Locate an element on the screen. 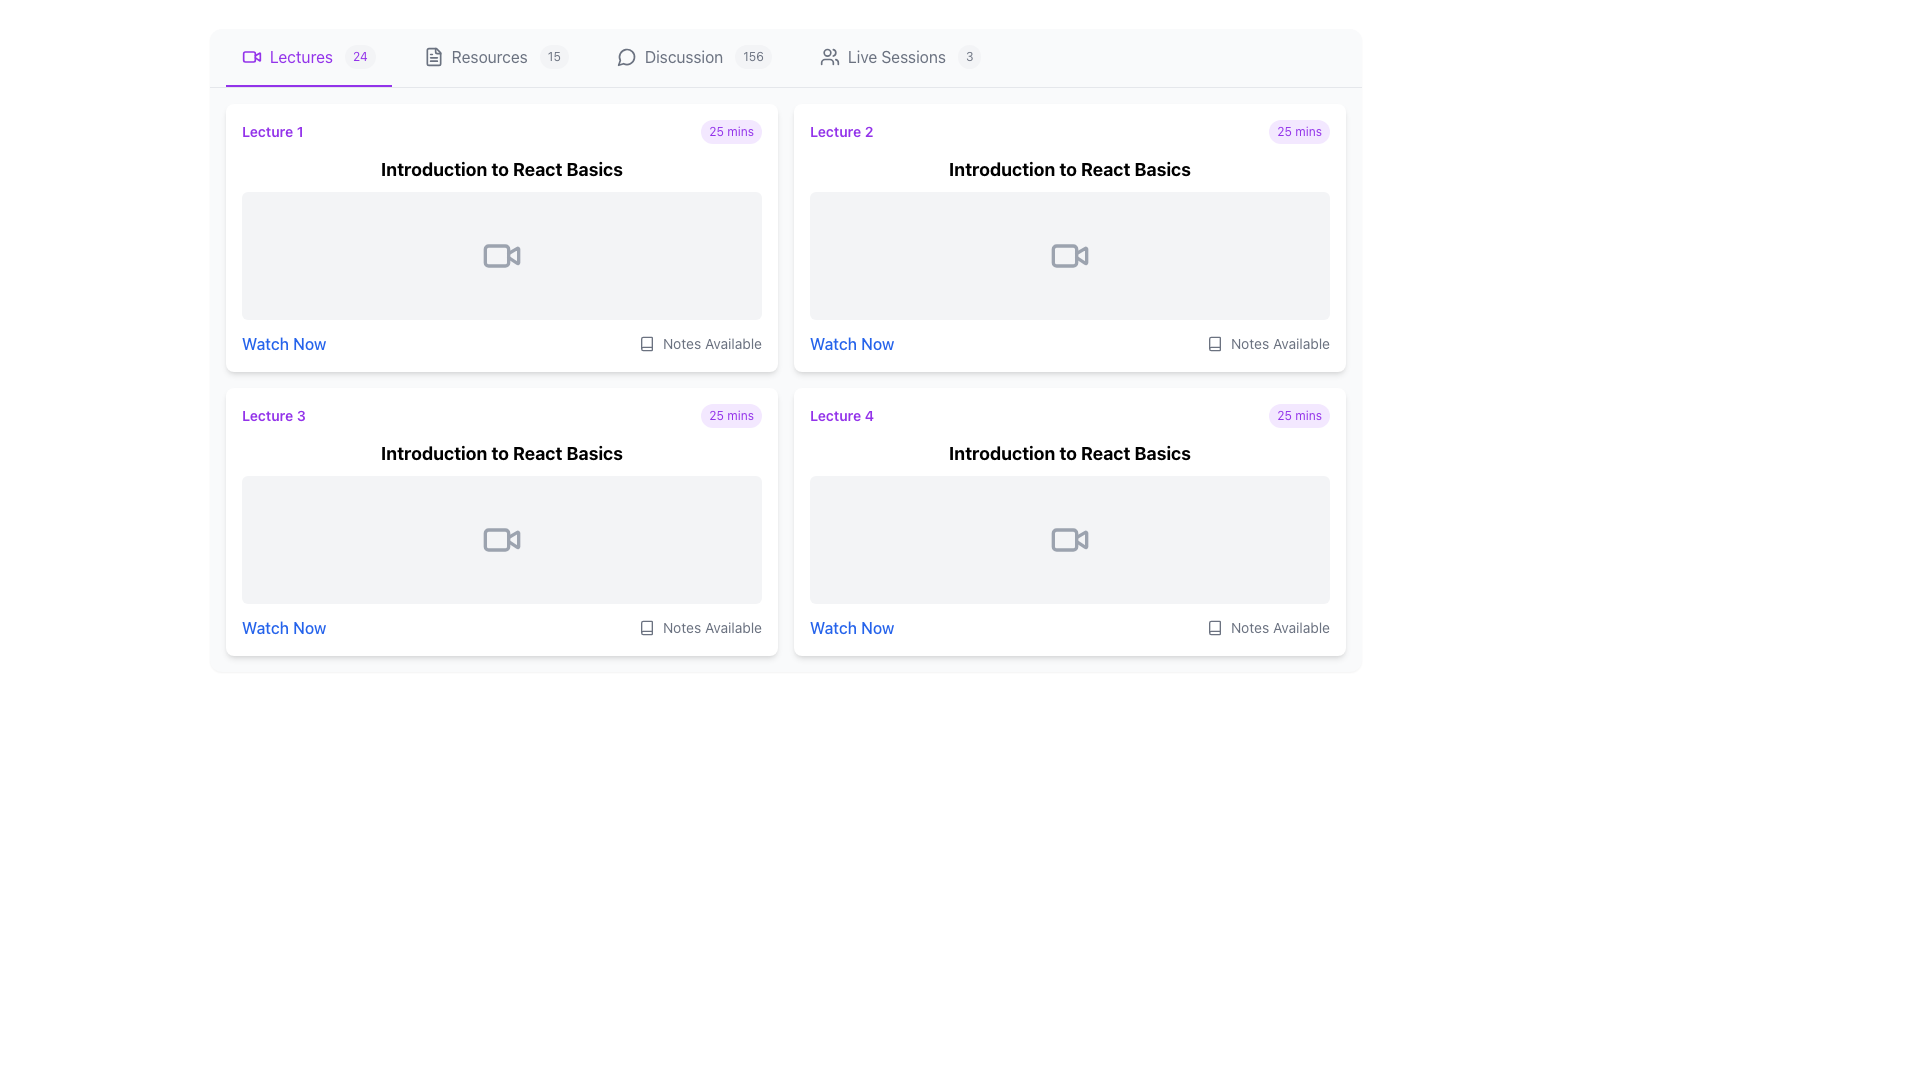 This screenshot has height=1080, width=1920. the non-interactive rectangular SVG element with rounded corners, styled in a neutral color, located in the icon section of the Lecture 1 card is located at coordinates (248, 56).